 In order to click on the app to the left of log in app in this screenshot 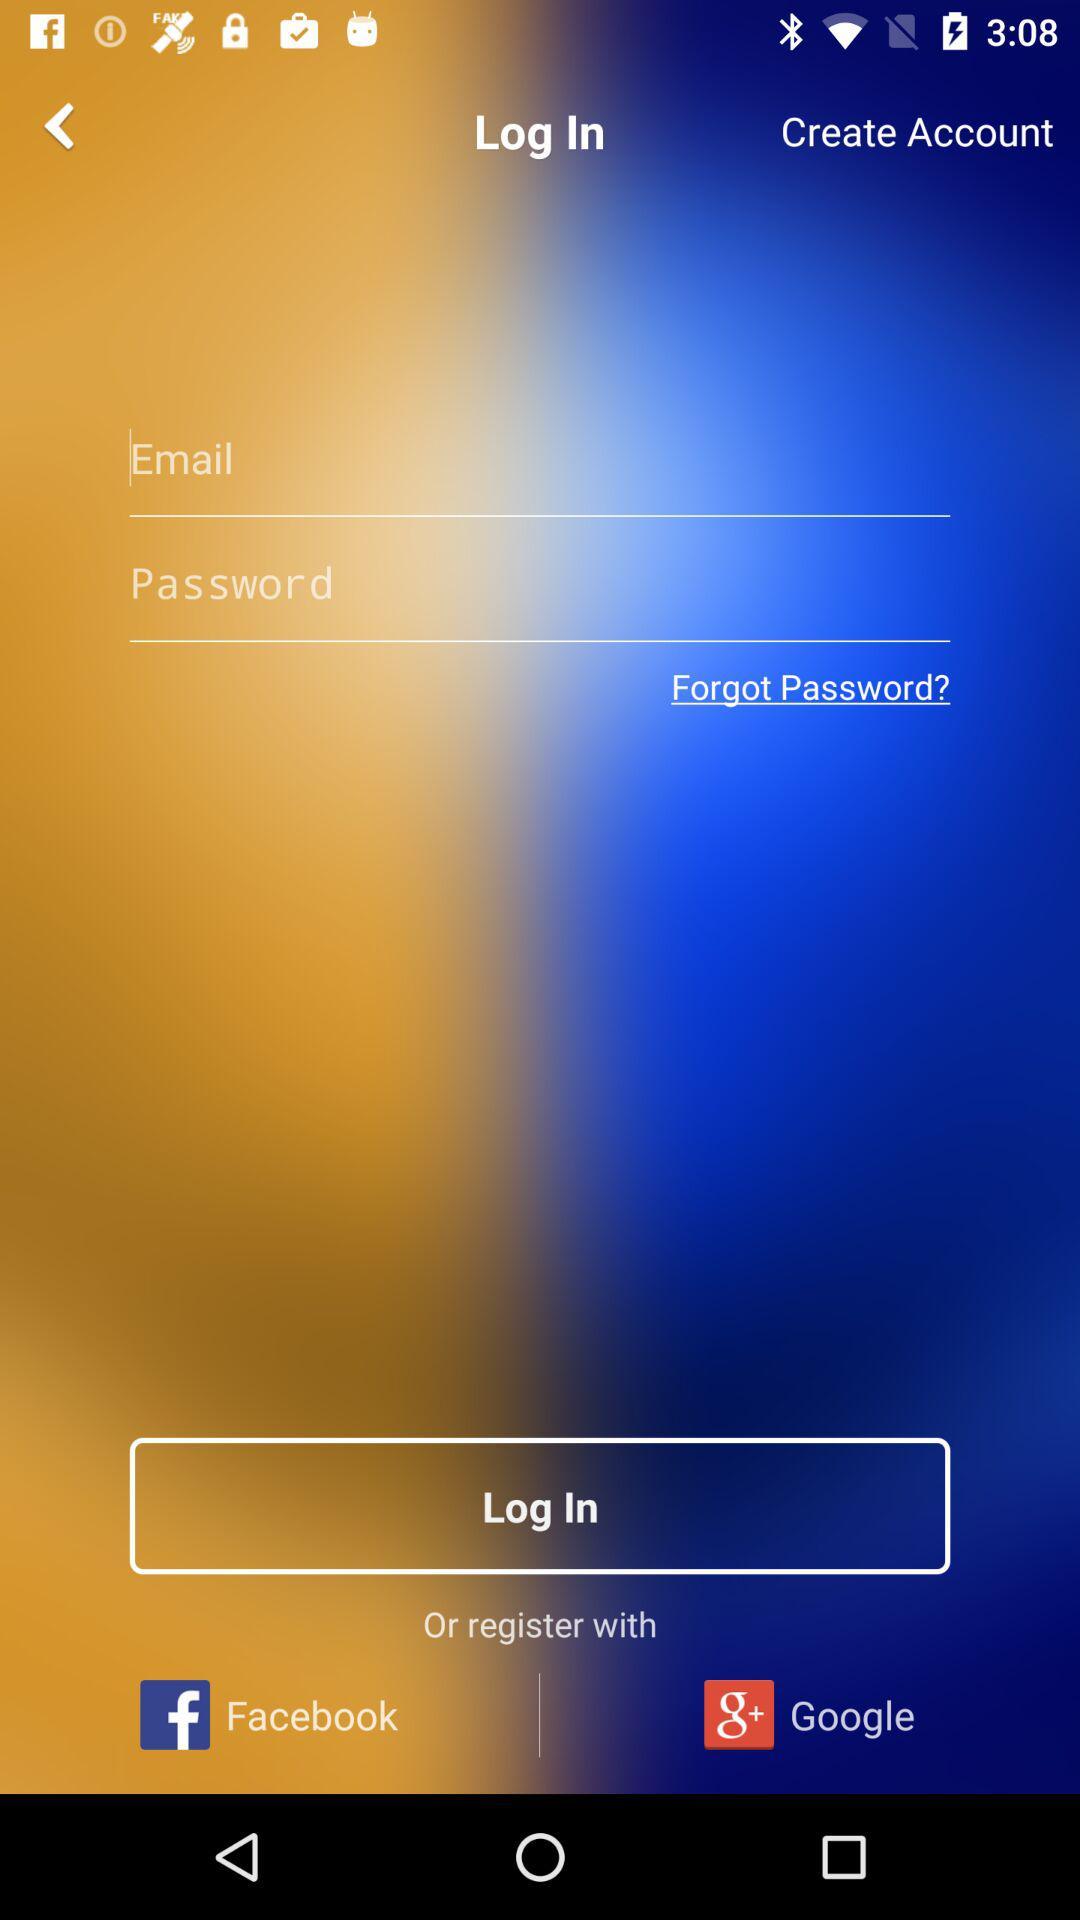, I will do `click(61, 124)`.